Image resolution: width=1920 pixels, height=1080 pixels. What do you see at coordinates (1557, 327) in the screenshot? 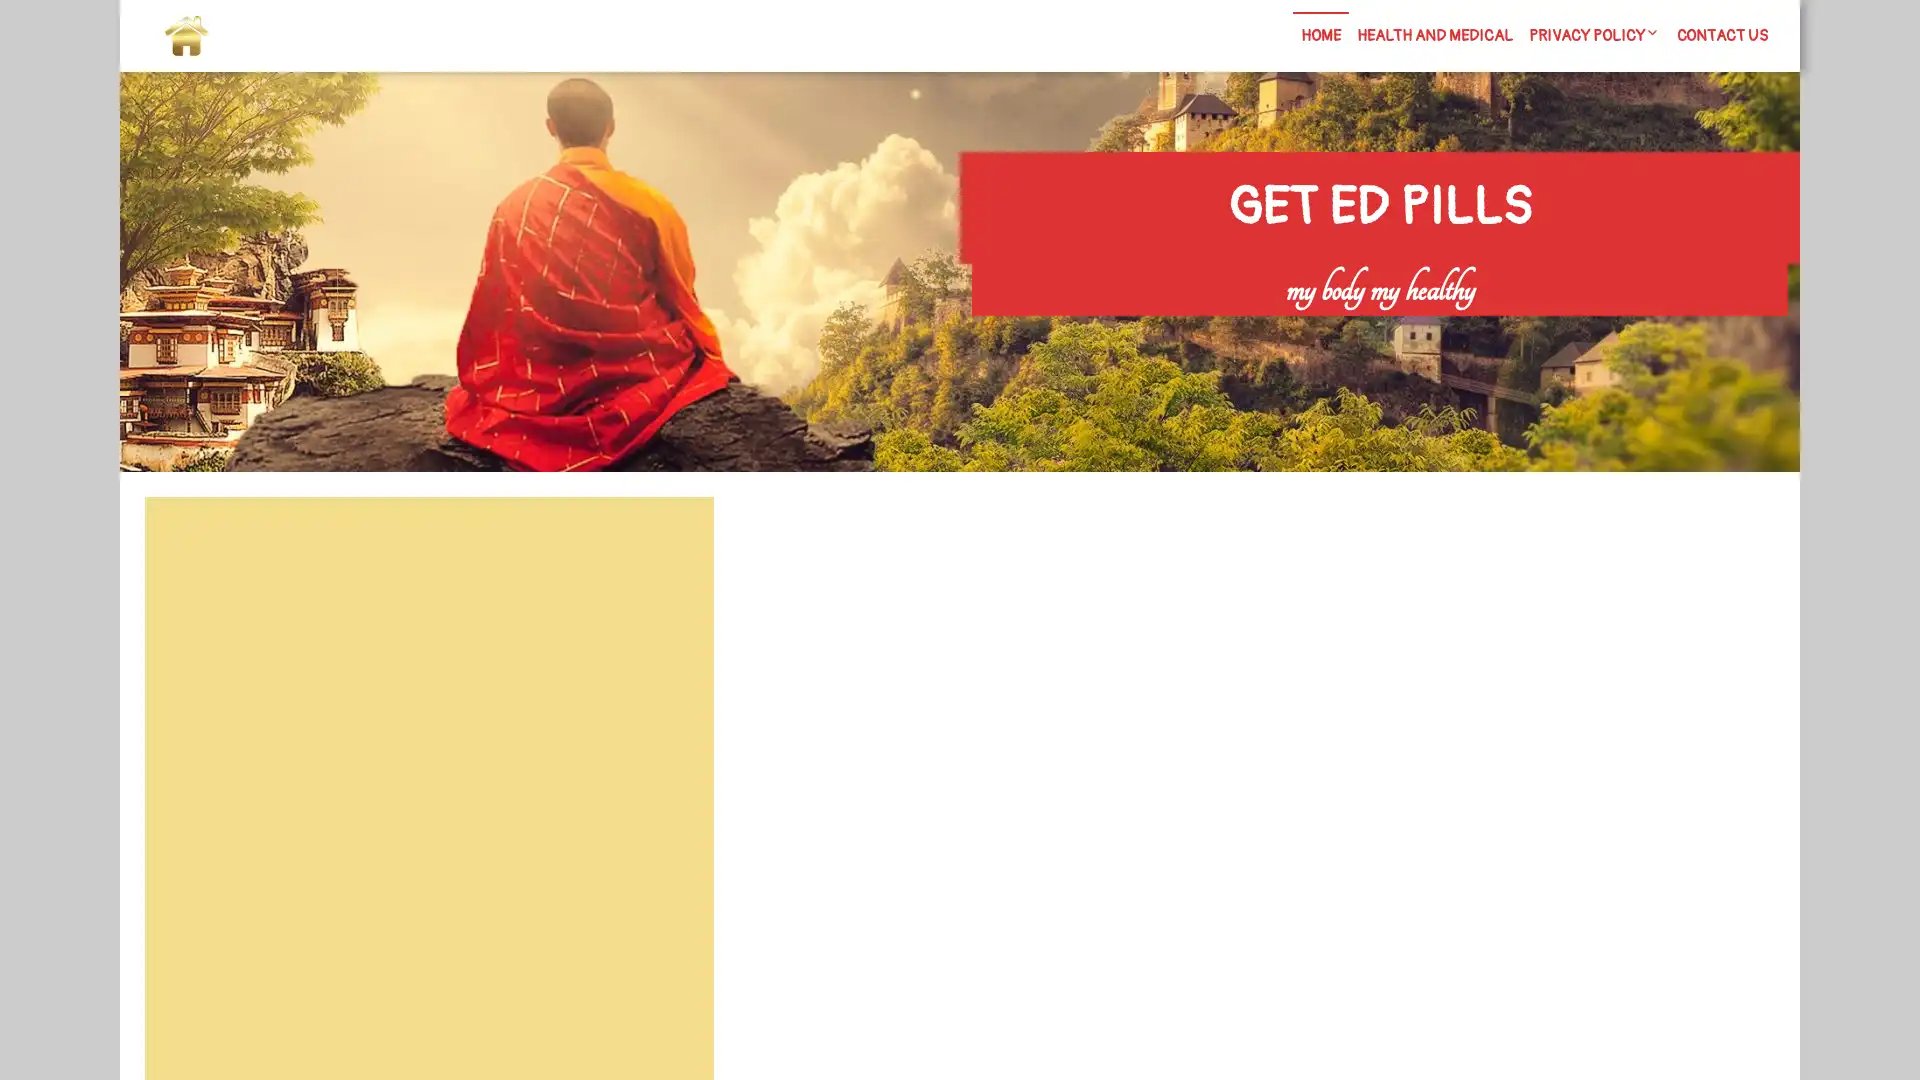
I see `Search` at bounding box center [1557, 327].